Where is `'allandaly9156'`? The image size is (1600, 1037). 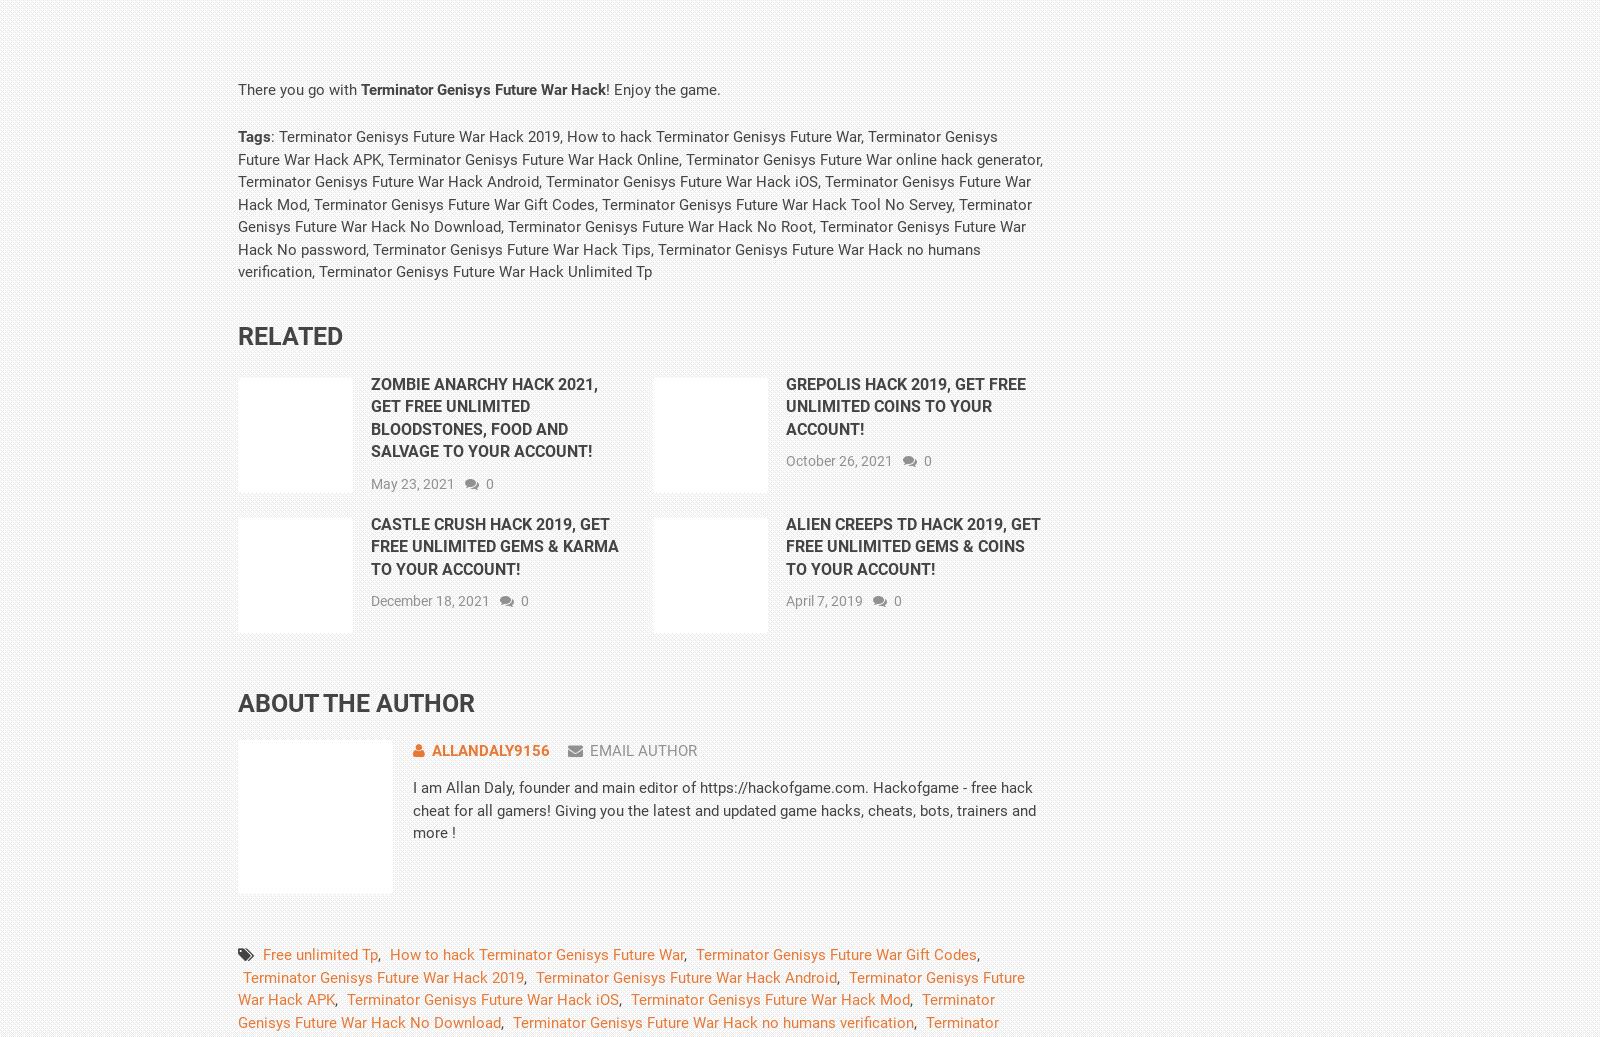 'allandaly9156' is located at coordinates (489, 749).